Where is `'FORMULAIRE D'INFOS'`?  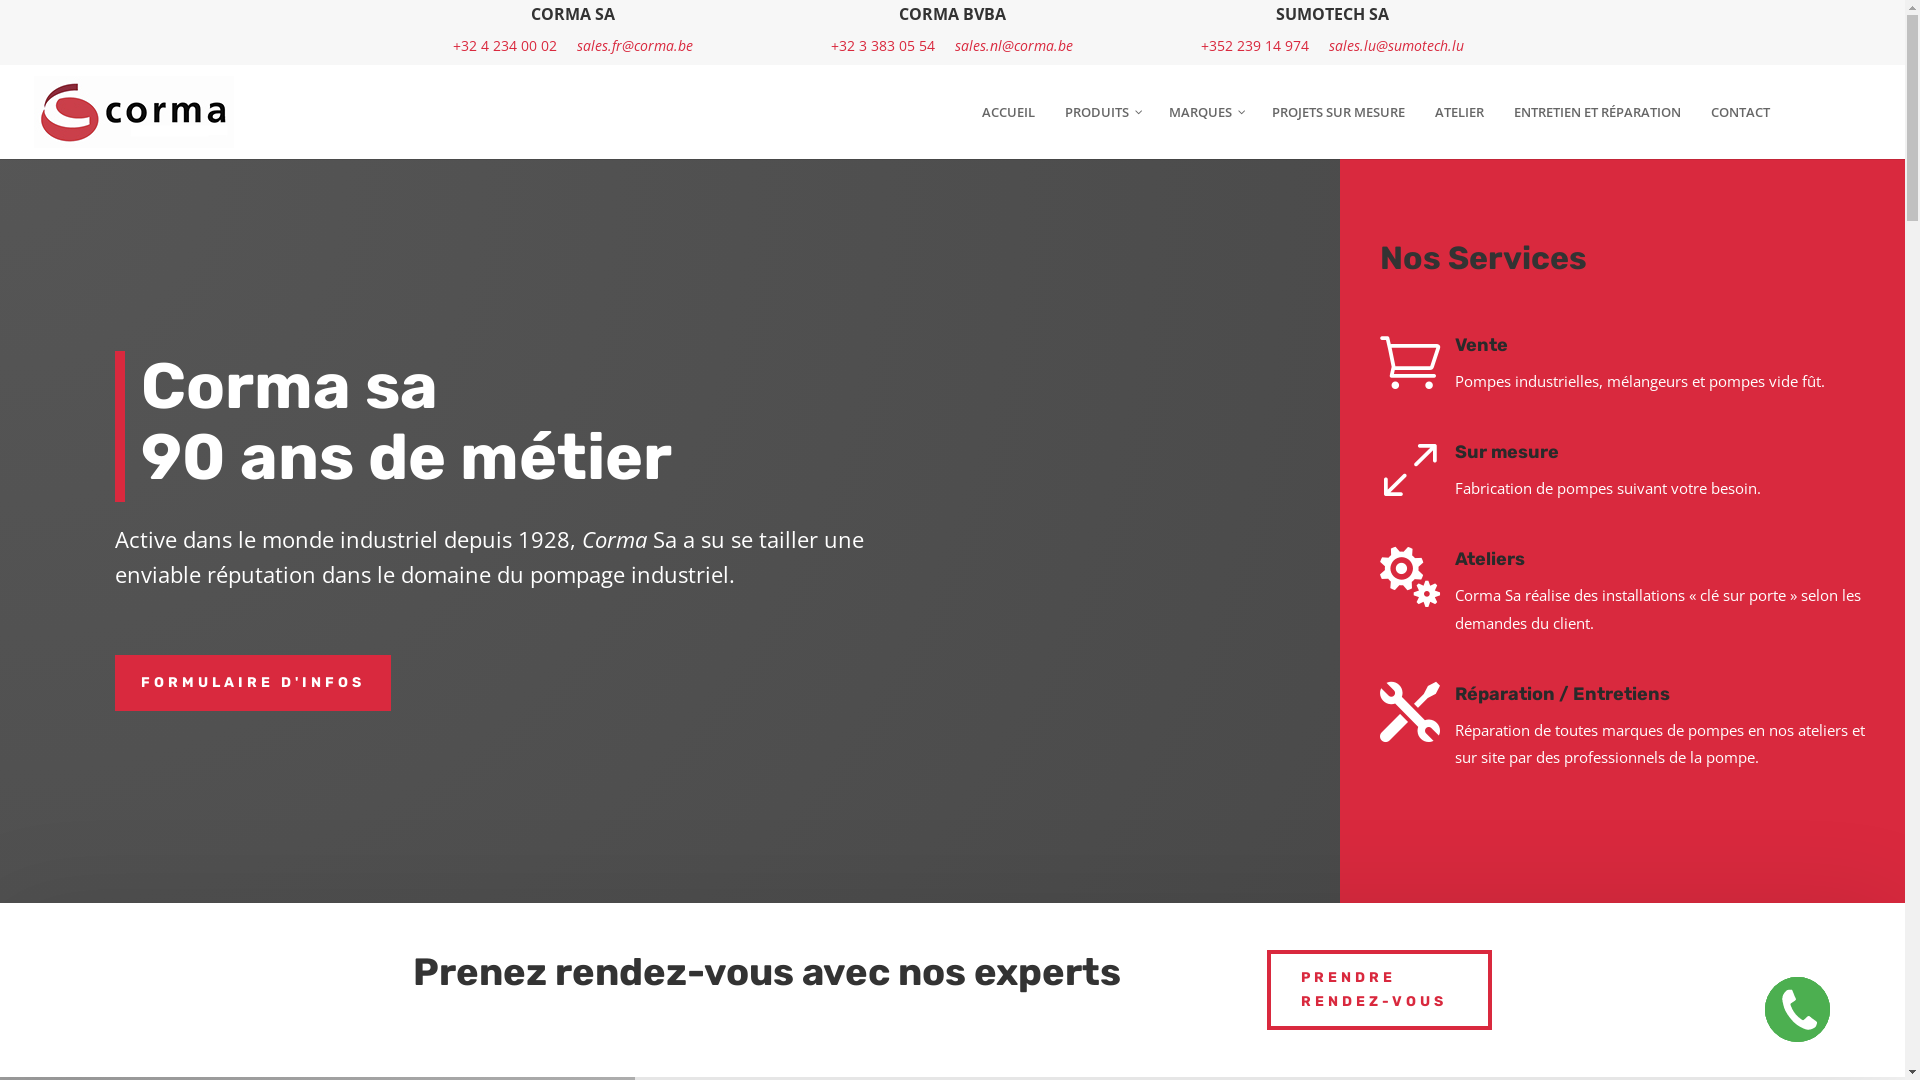
'FORMULAIRE D'INFOS' is located at coordinates (114, 681).